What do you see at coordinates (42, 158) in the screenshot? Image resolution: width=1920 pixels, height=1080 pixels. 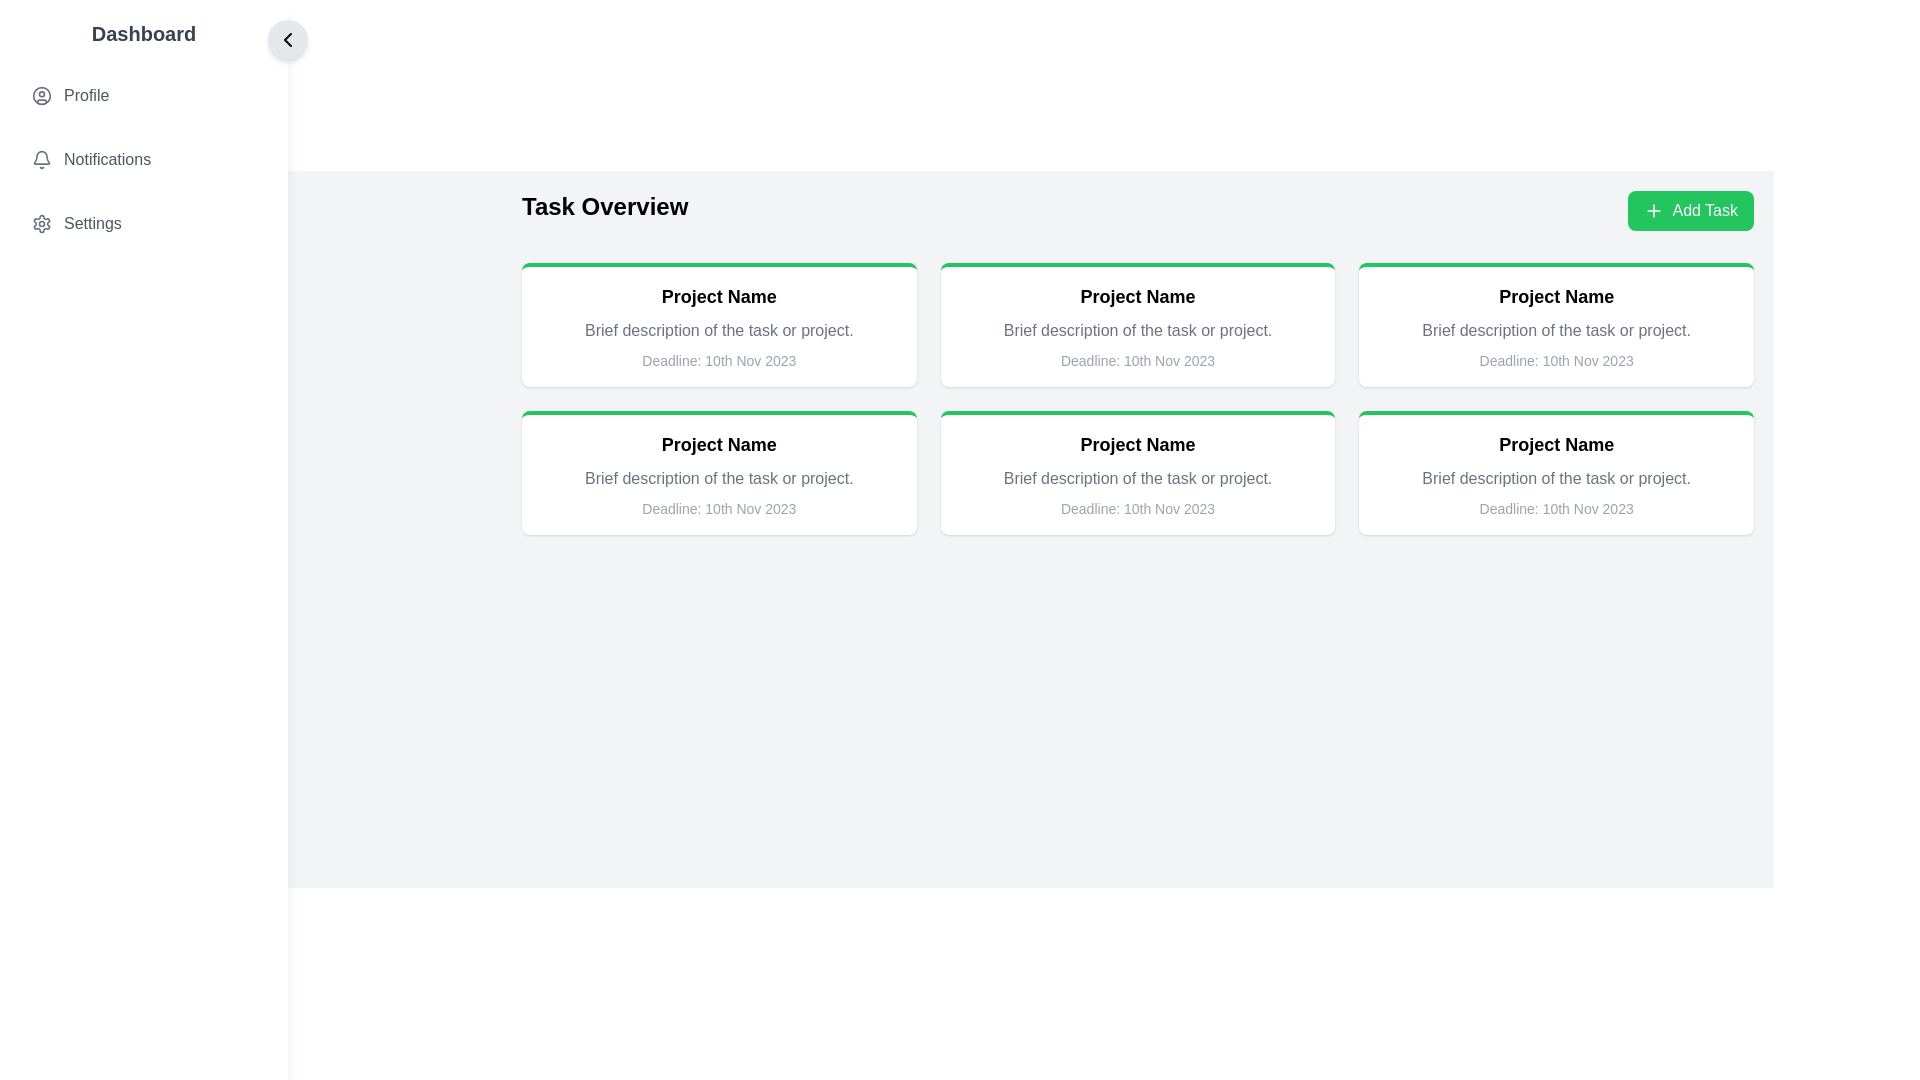 I see `the notification icon located in the left sidebar, positioned to the left of the 'Notifications' label` at bounding box center [42, 158].